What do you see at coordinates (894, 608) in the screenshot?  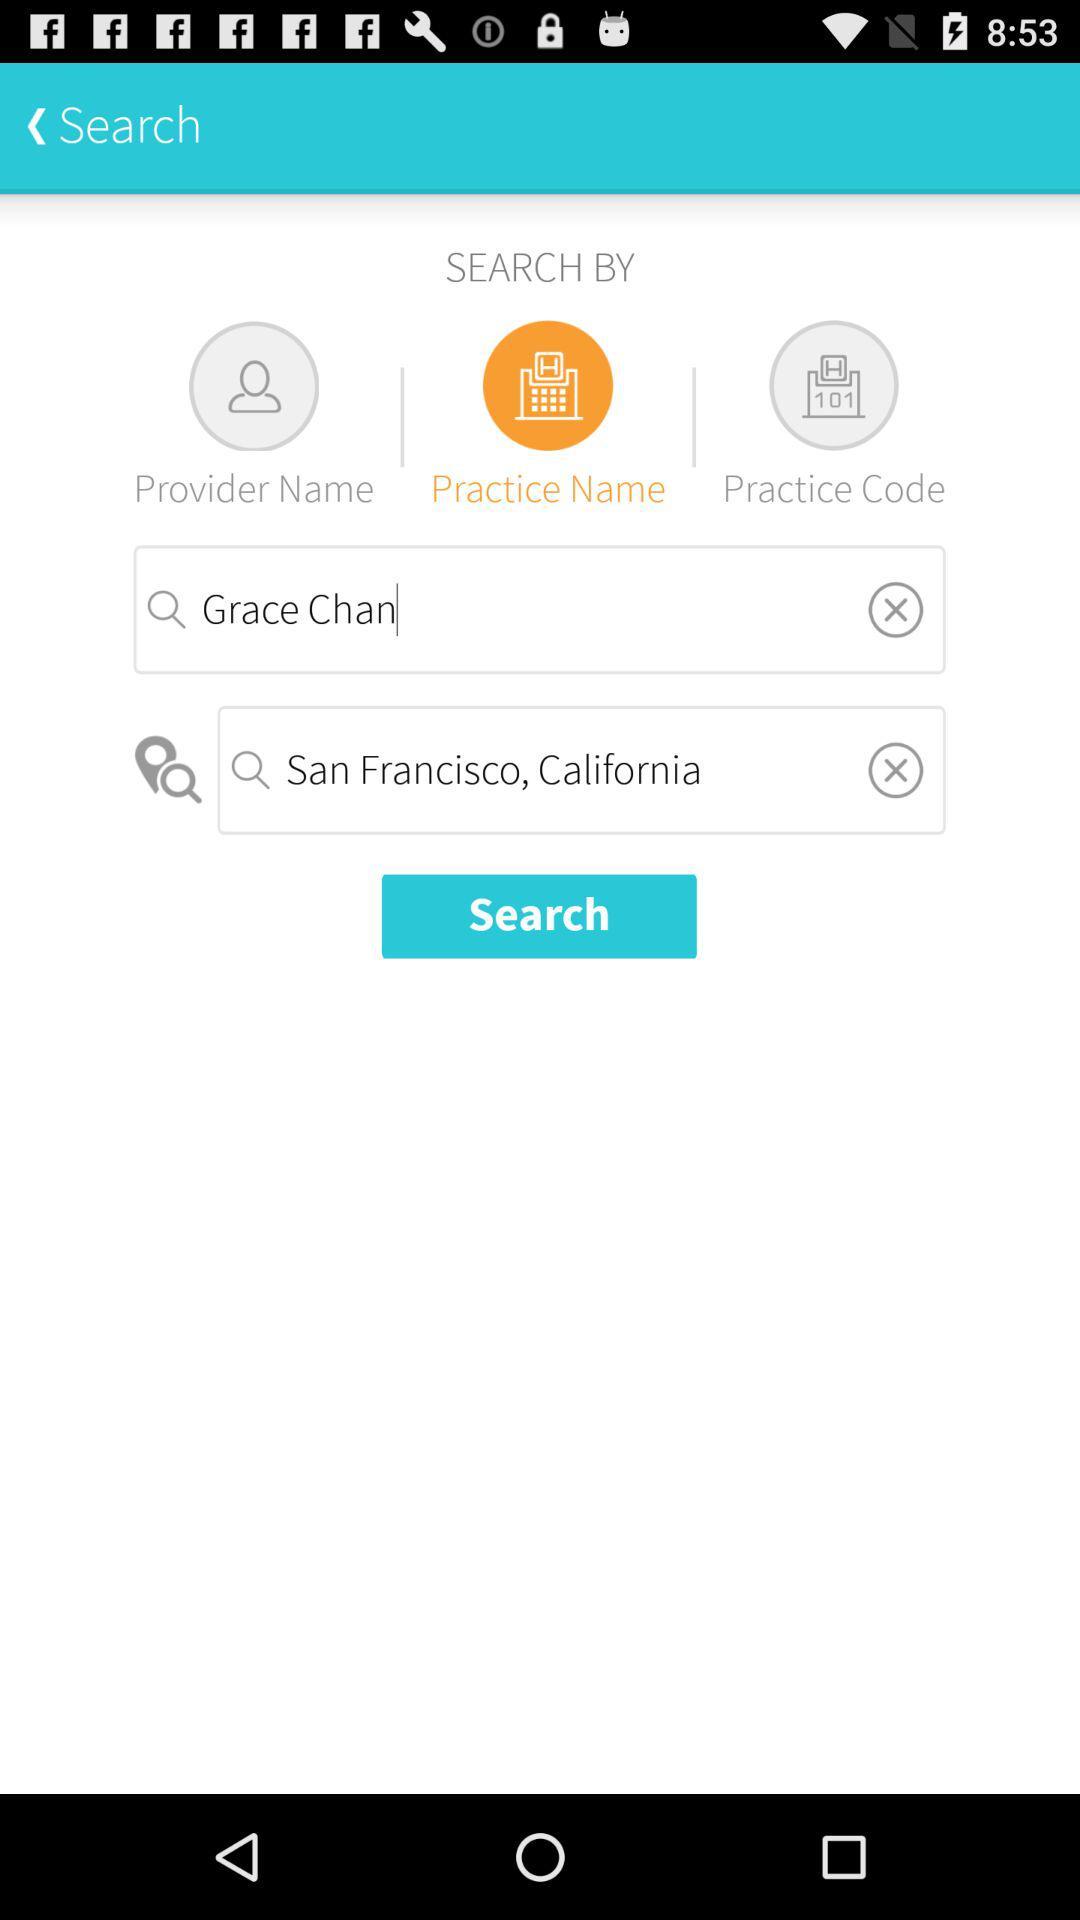 I see `delete` at bounding box center [894, 608].